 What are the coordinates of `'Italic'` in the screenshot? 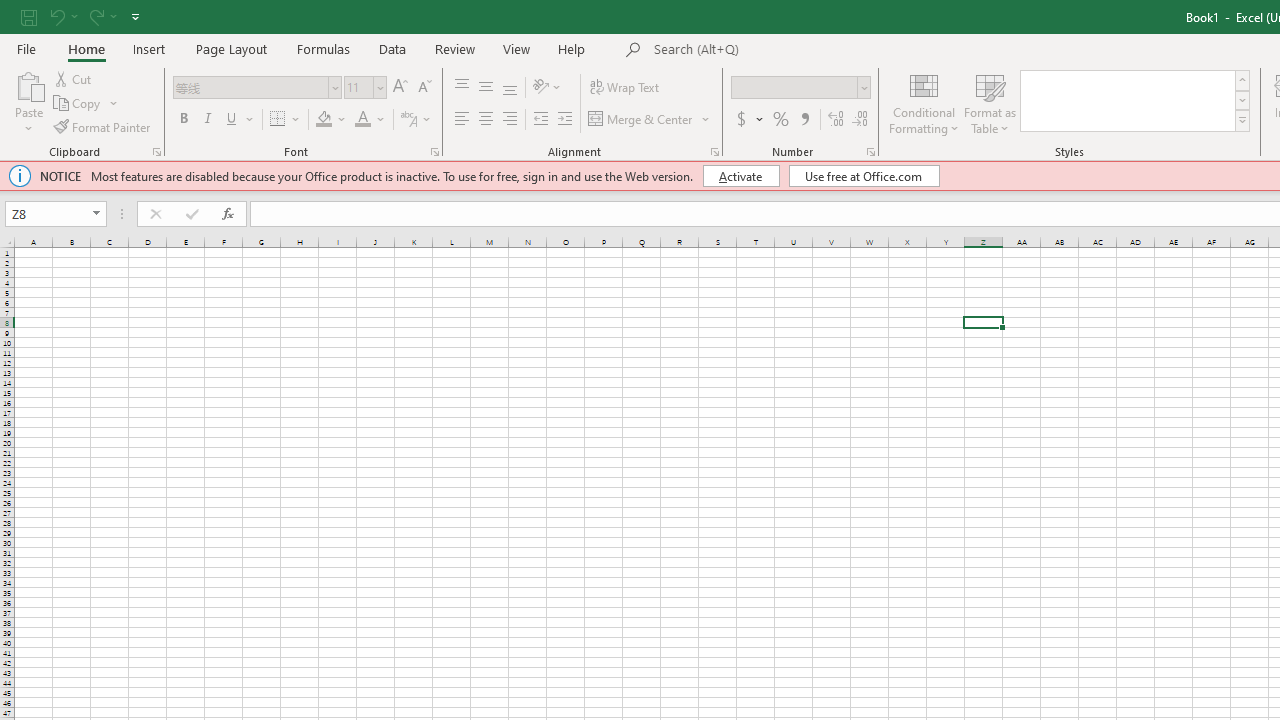 It's located at (208, 119).